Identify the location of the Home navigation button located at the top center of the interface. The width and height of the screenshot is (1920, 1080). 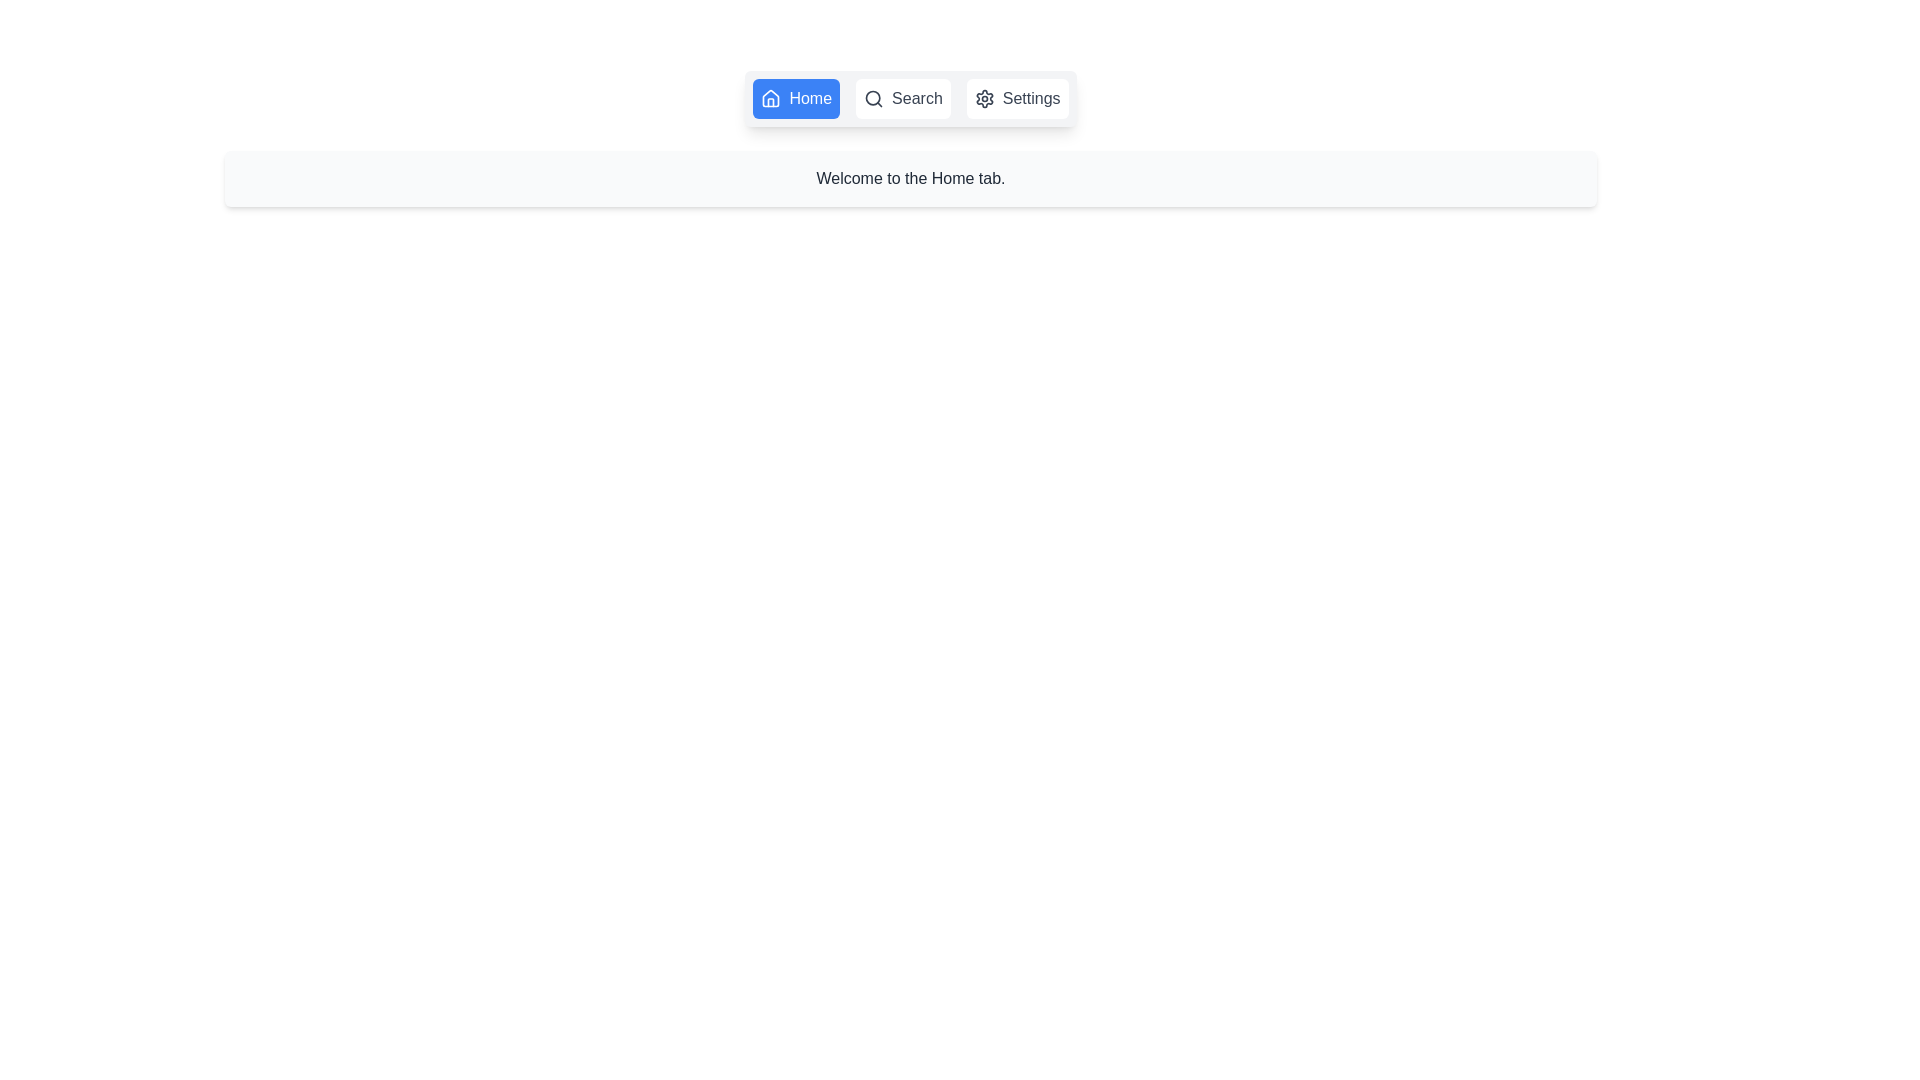
(795, 99).